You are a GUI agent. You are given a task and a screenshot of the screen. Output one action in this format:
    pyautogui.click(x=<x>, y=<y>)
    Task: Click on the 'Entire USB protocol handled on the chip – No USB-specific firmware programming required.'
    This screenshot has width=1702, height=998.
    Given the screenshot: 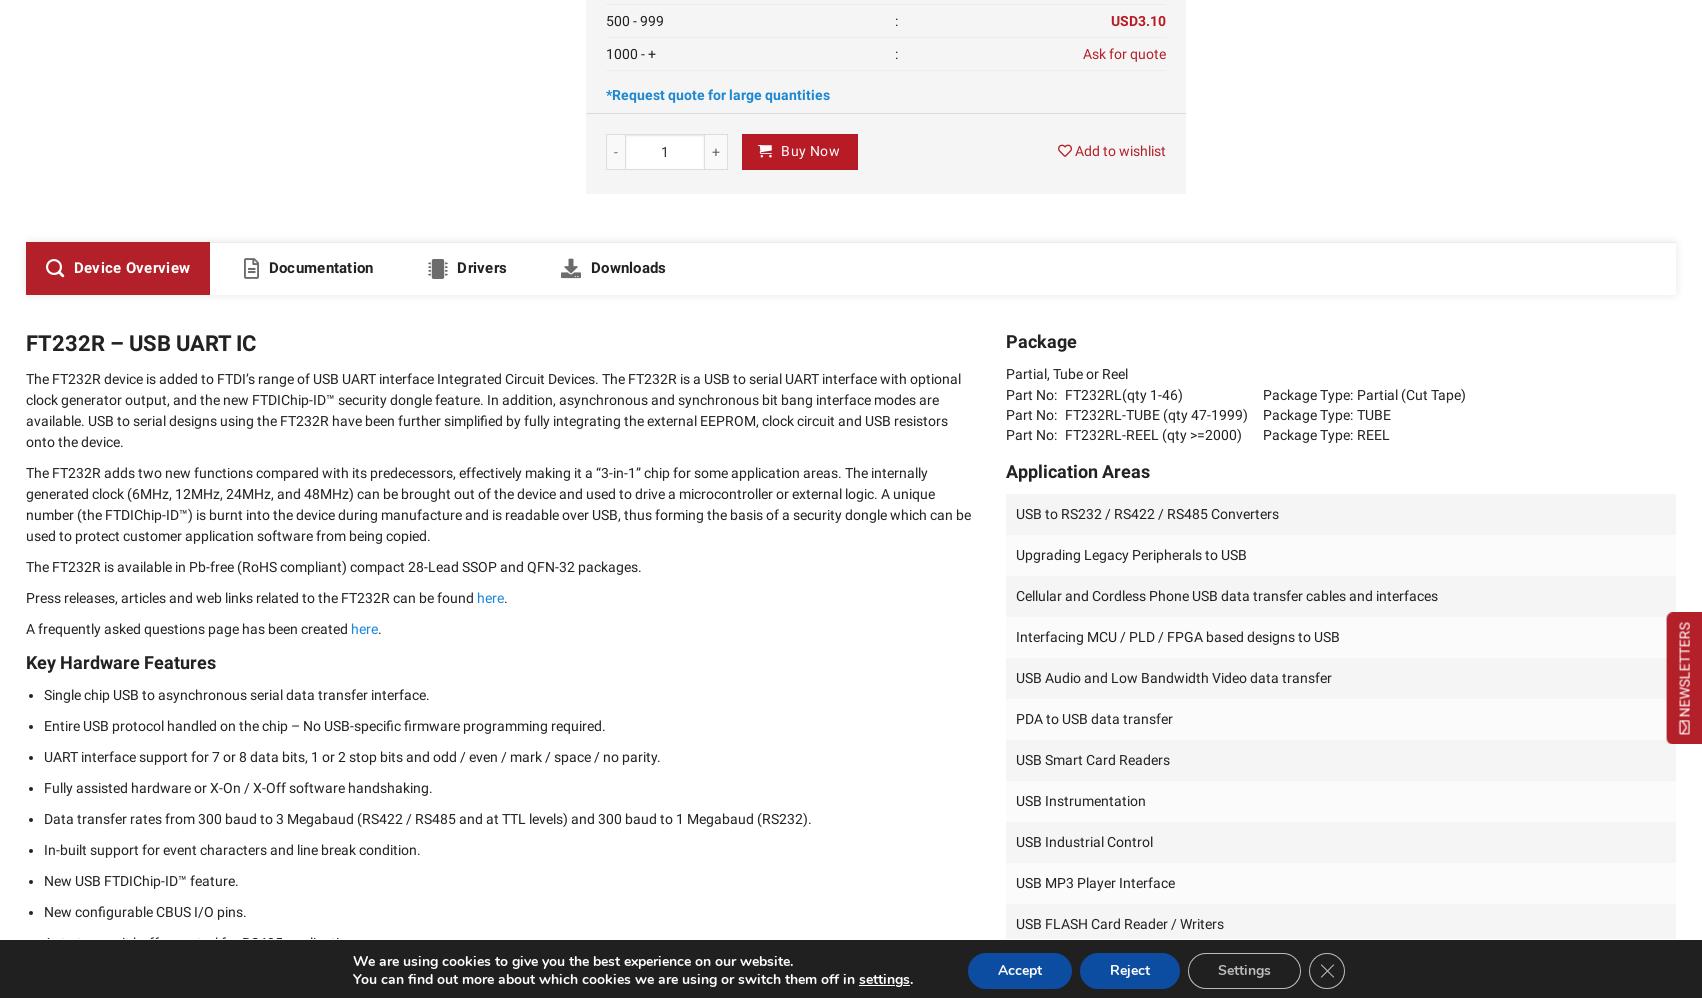 What is the action you would take?
    pyautogui.click(x=325, y=726)
    